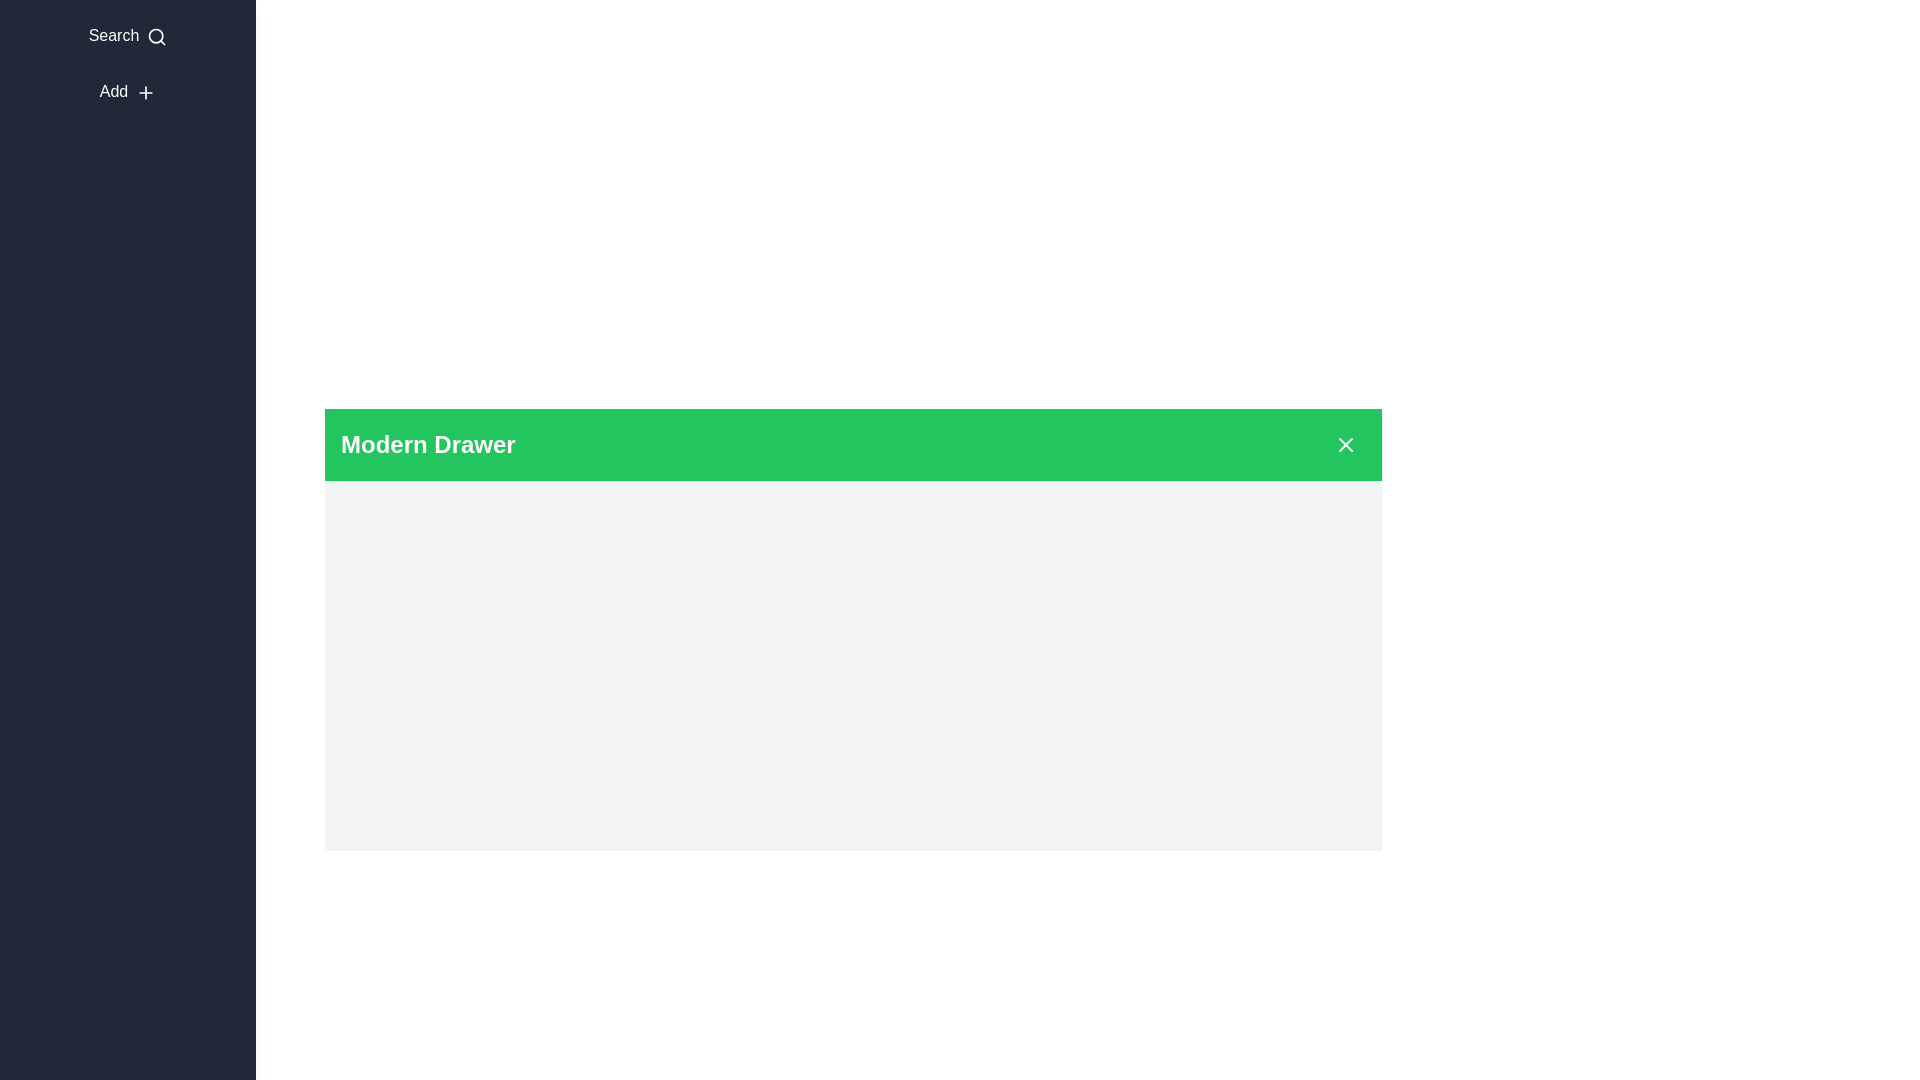 This screenshot has width=1920, height=1080. Describe the element at coordinates (145, 92) in the screenshot. I see `the add icon located to the right of the 'Add' text in the left-hand vertical navigation bar` at that location.